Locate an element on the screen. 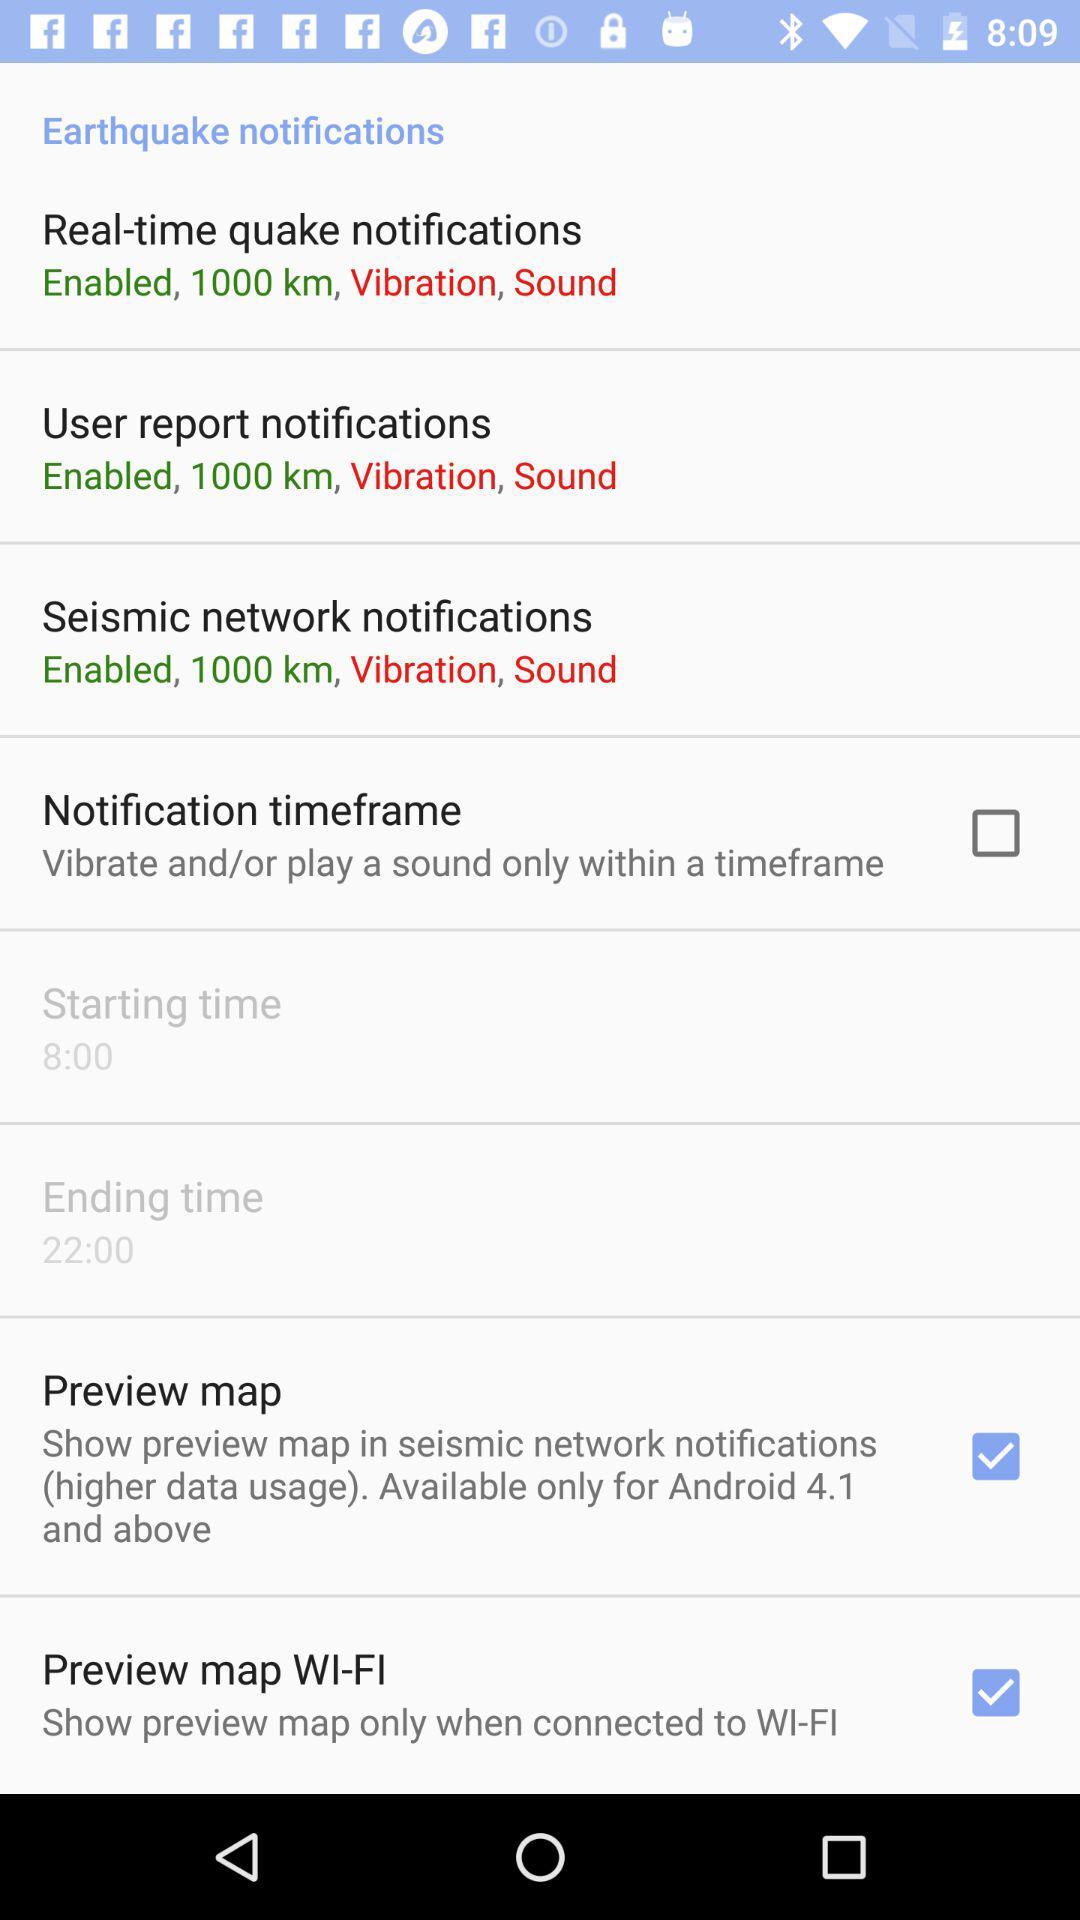  app above the 22:00 is located at coordinates (152, 1195).